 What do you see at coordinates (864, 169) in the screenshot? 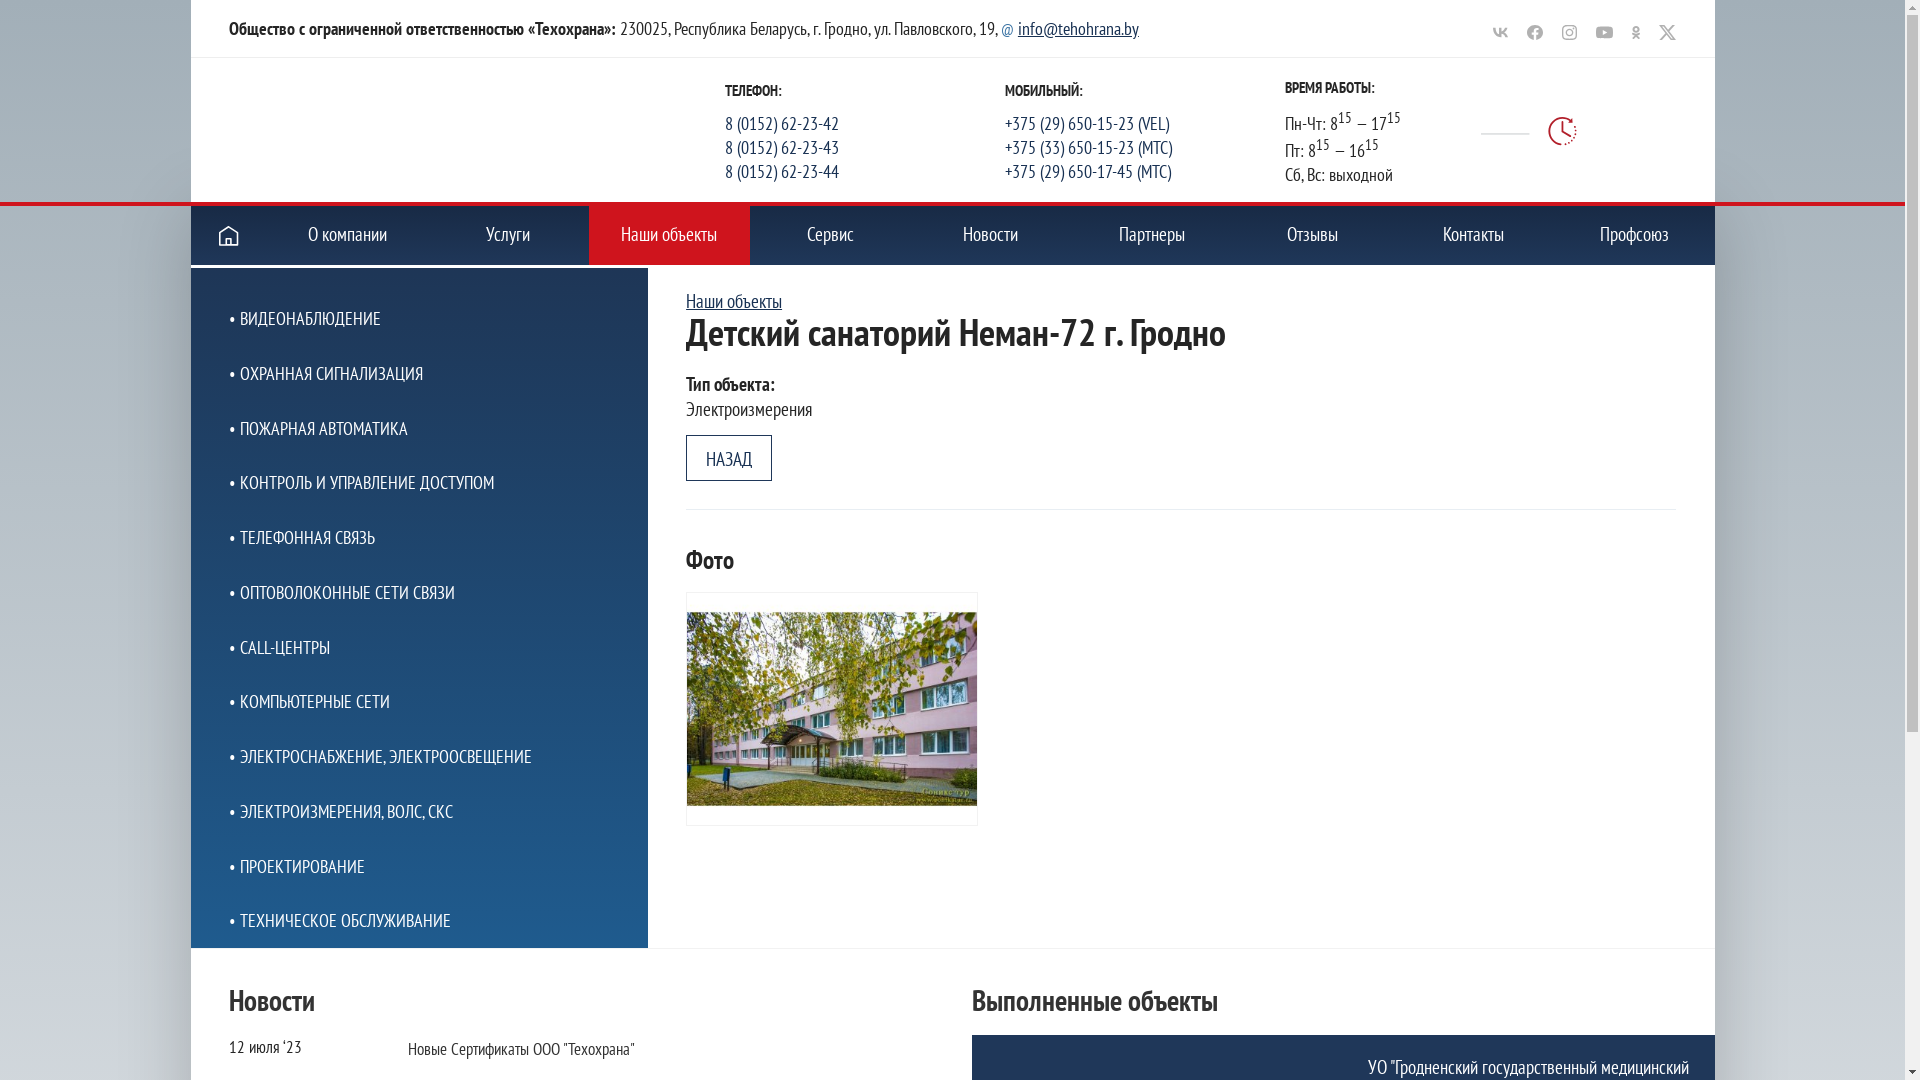
I see `'8 (0152) 62-23-44'` at bounding box center [864, 169].